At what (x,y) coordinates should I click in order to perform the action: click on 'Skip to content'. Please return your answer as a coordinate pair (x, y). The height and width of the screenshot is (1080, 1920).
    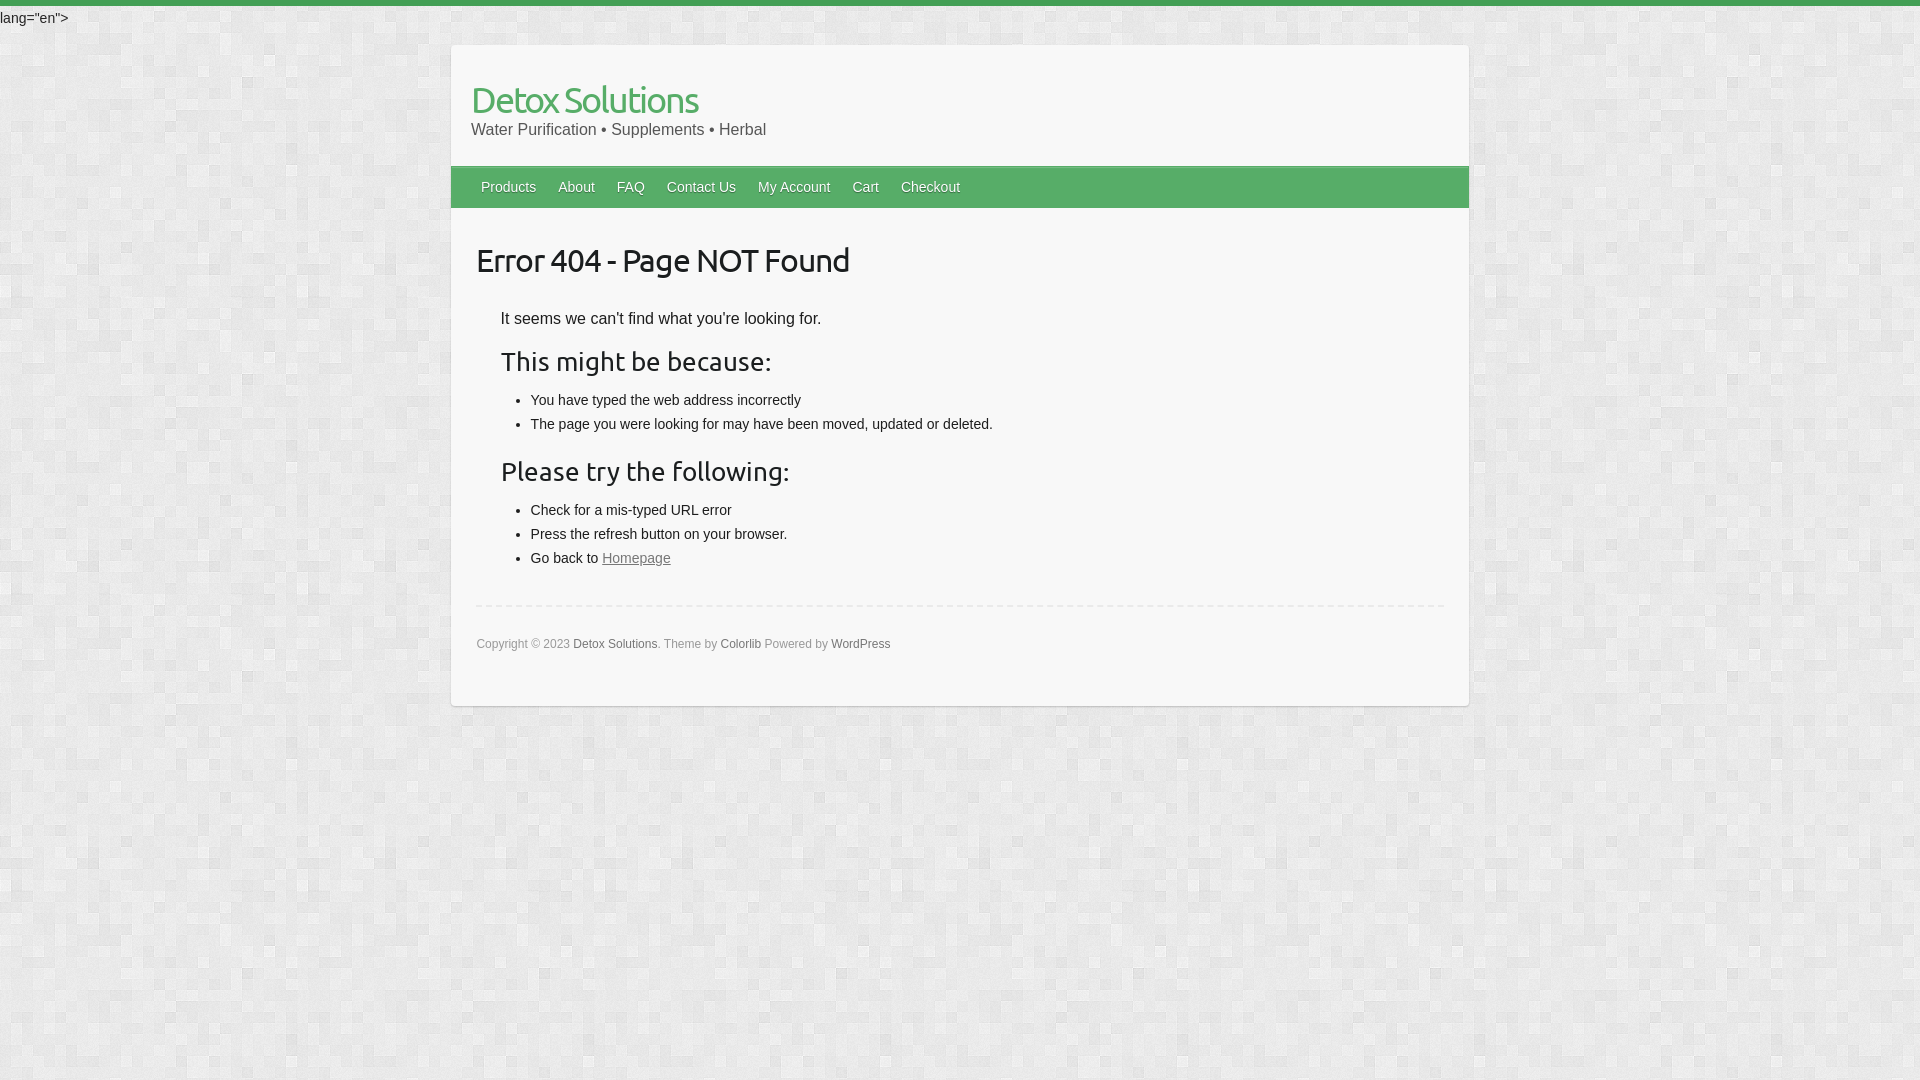
    Looking at the image, I should click on (67, 5).